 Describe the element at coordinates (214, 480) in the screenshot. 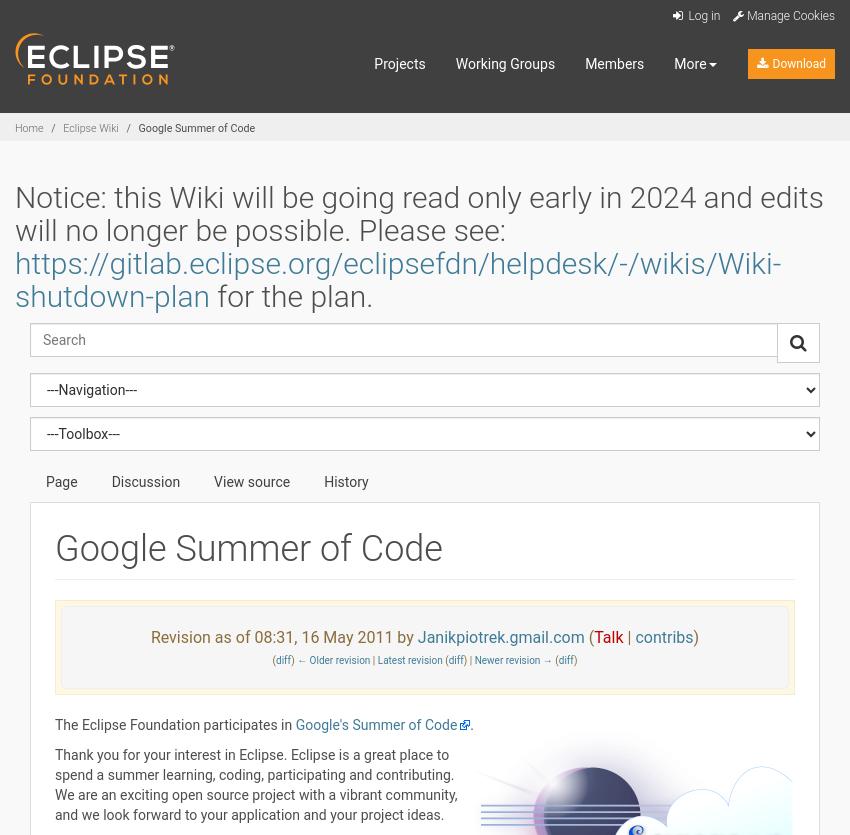

I see `'View source'` at that location.